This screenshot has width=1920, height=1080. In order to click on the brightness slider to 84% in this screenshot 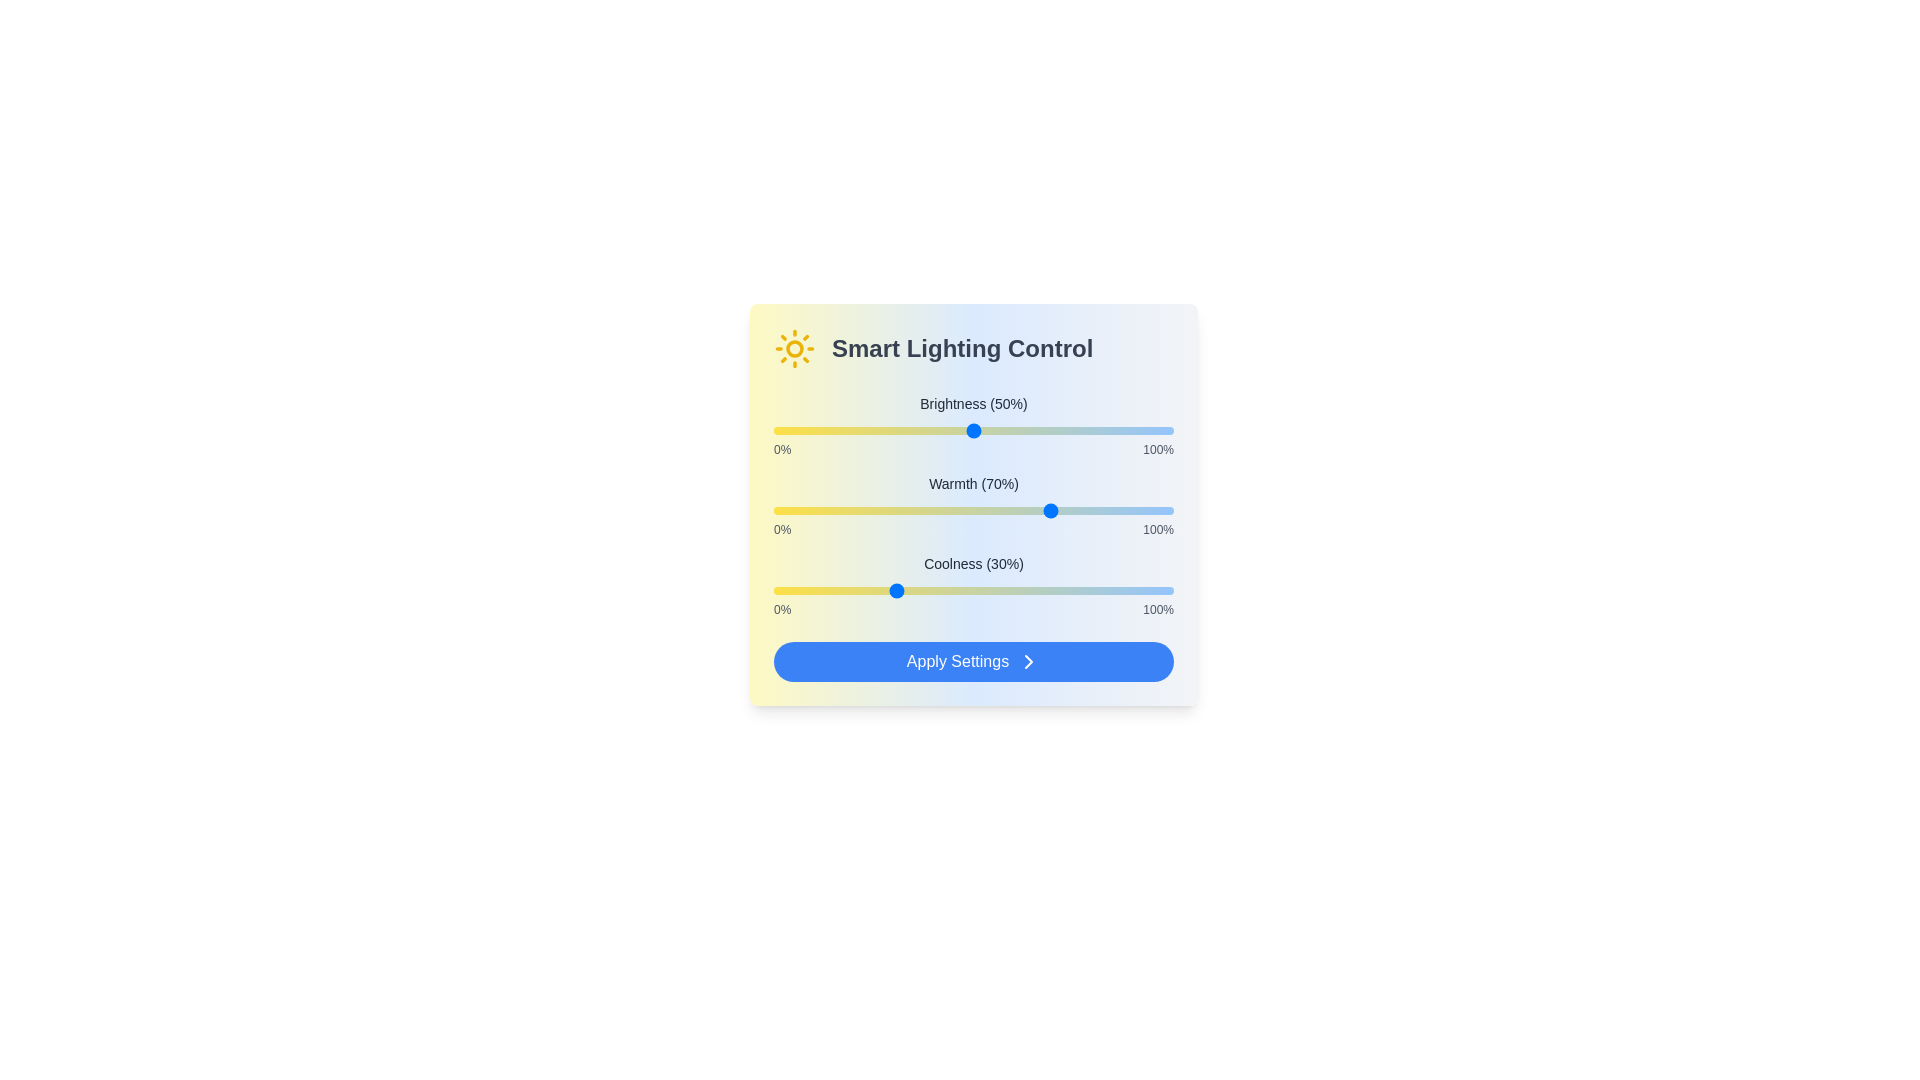, I will do `click(1108, 430)`.